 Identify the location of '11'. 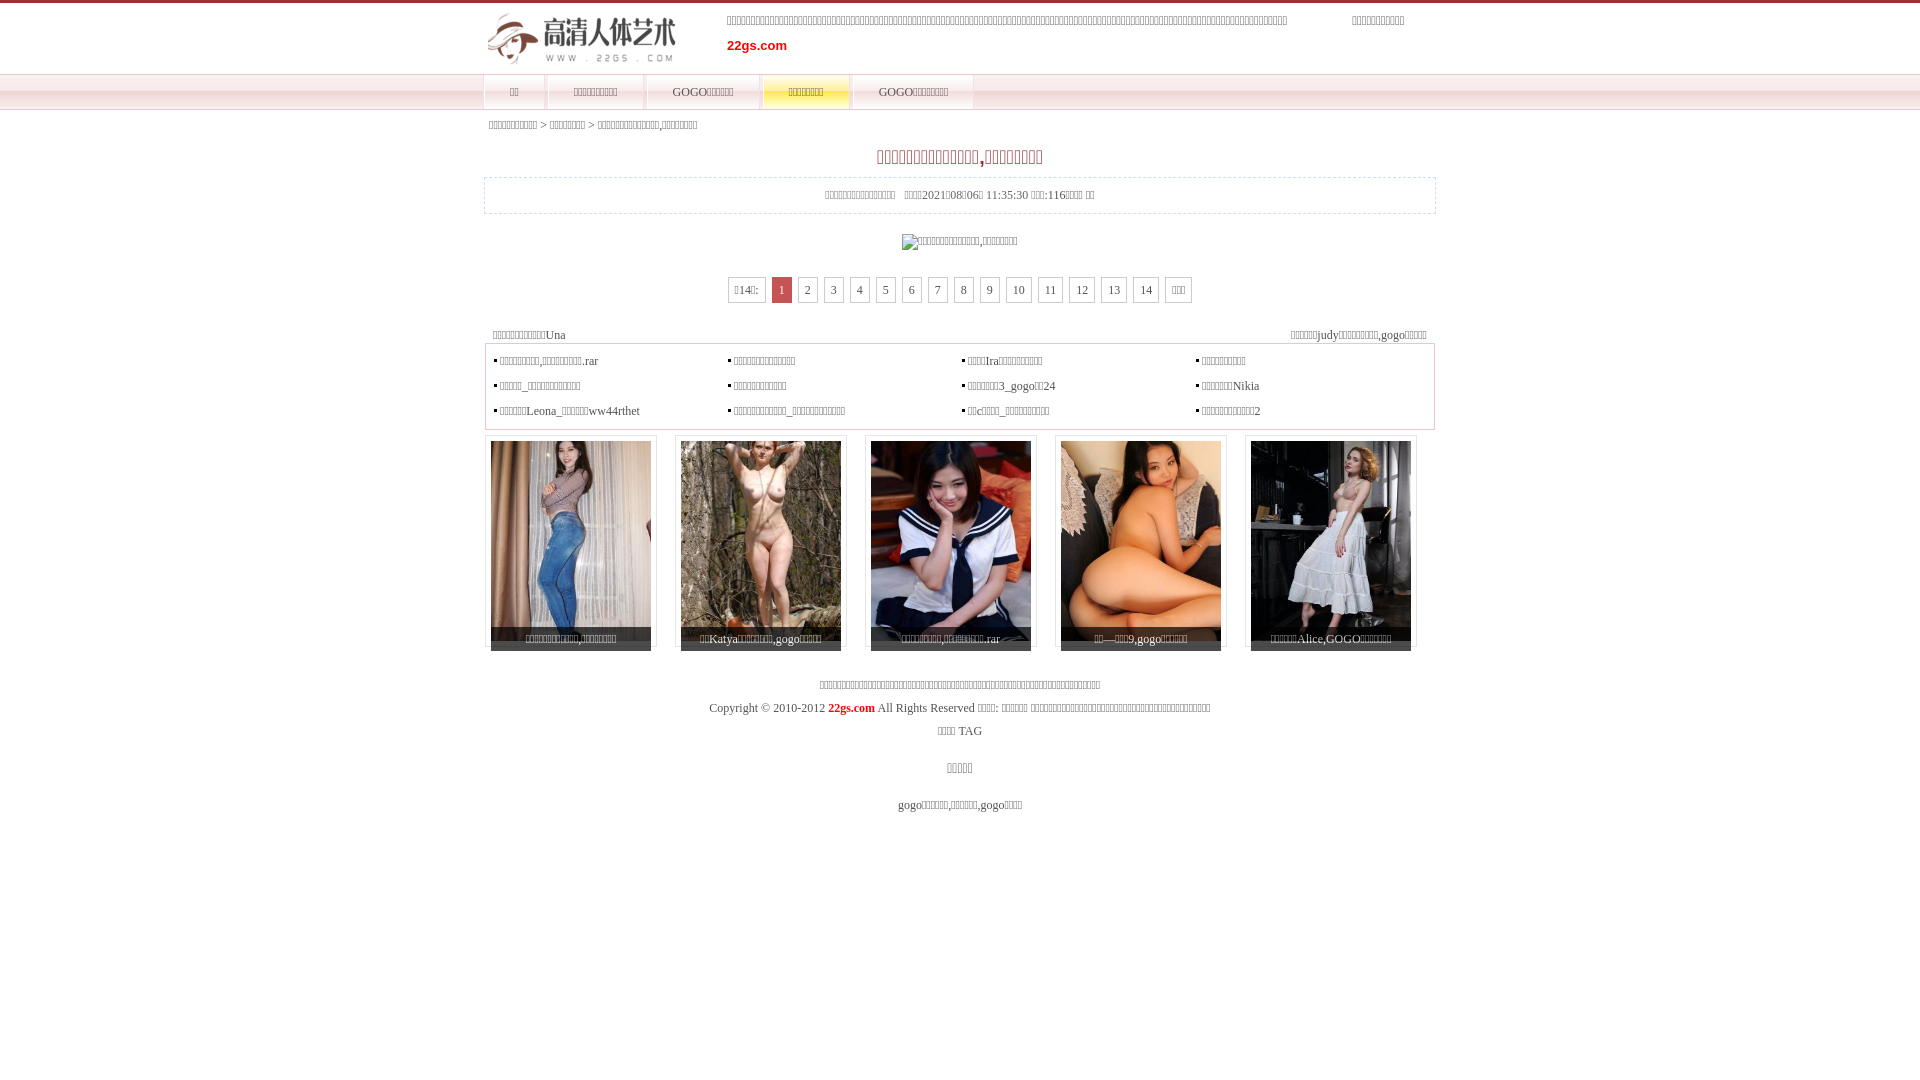
(1050, 289).